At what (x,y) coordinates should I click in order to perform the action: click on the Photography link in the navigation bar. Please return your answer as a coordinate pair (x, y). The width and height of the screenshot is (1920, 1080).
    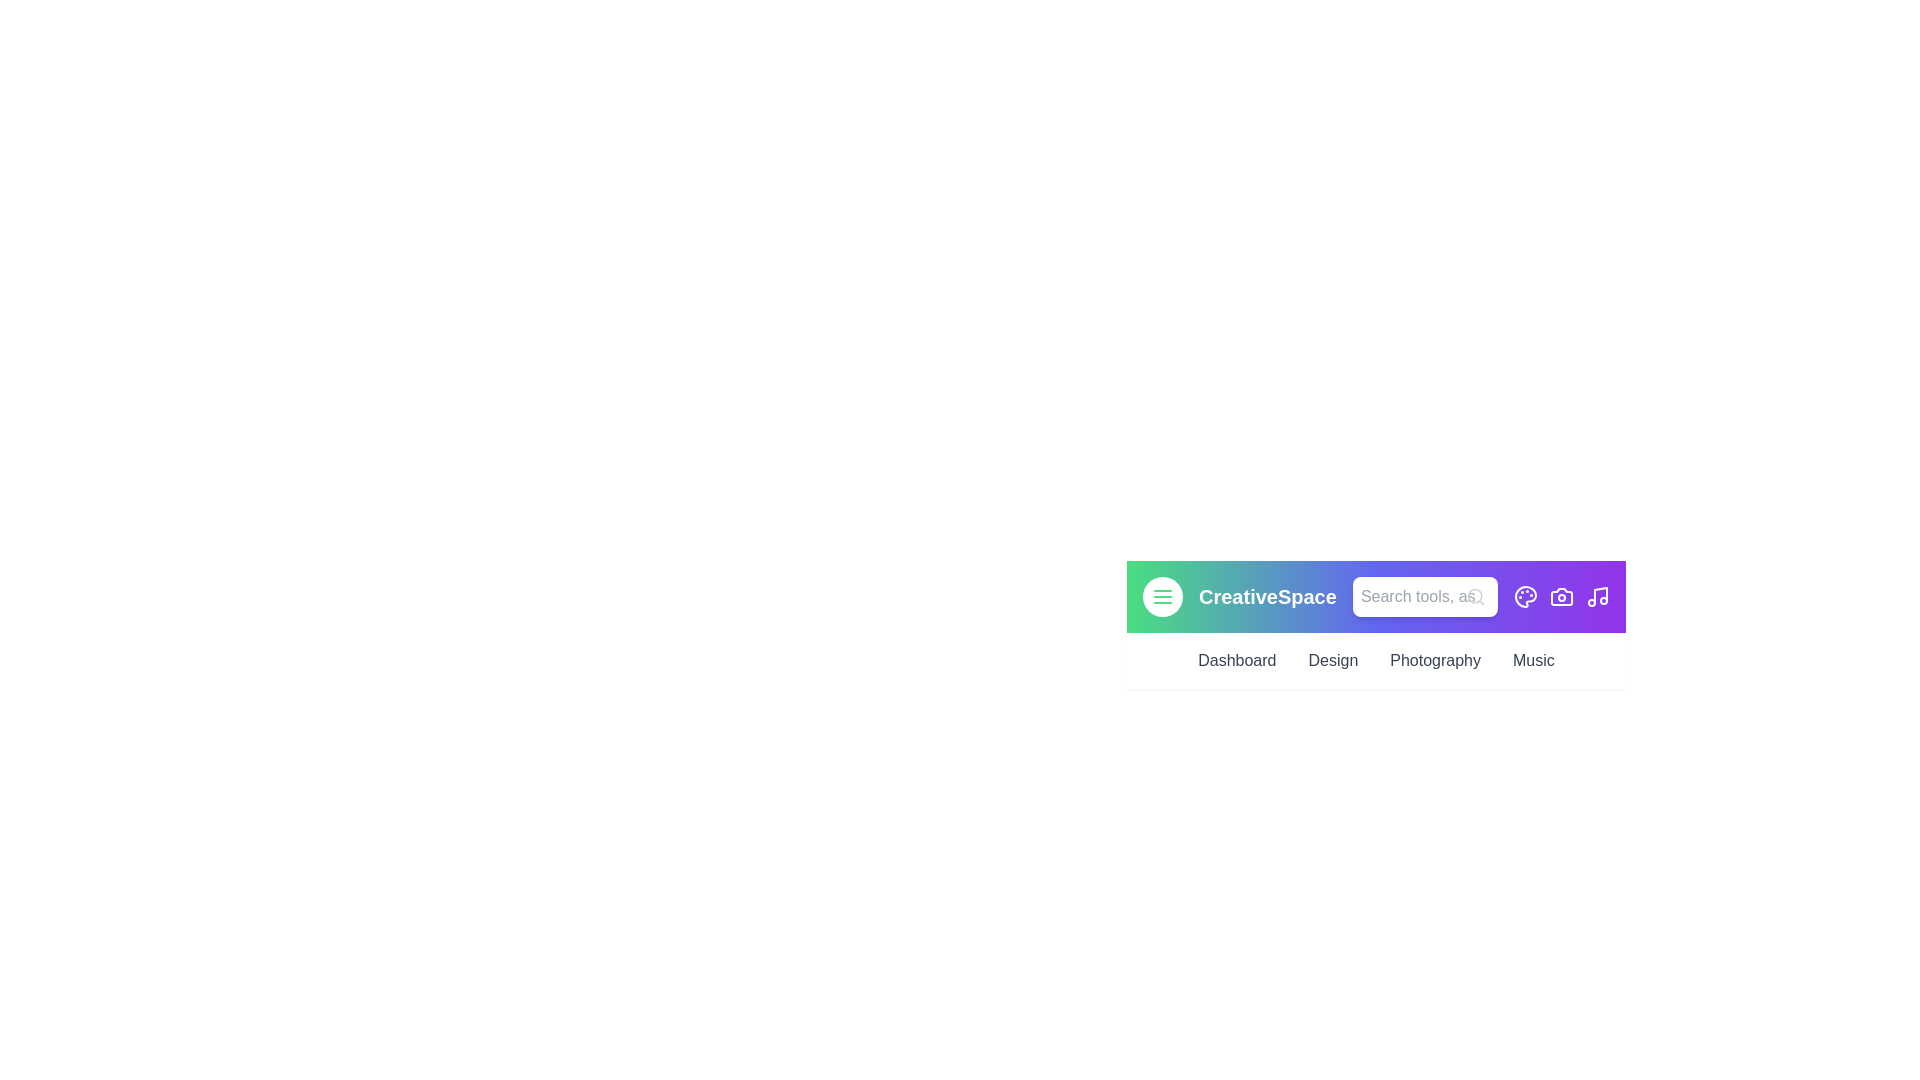
    Looking at the image, I should click on (1434, 660).